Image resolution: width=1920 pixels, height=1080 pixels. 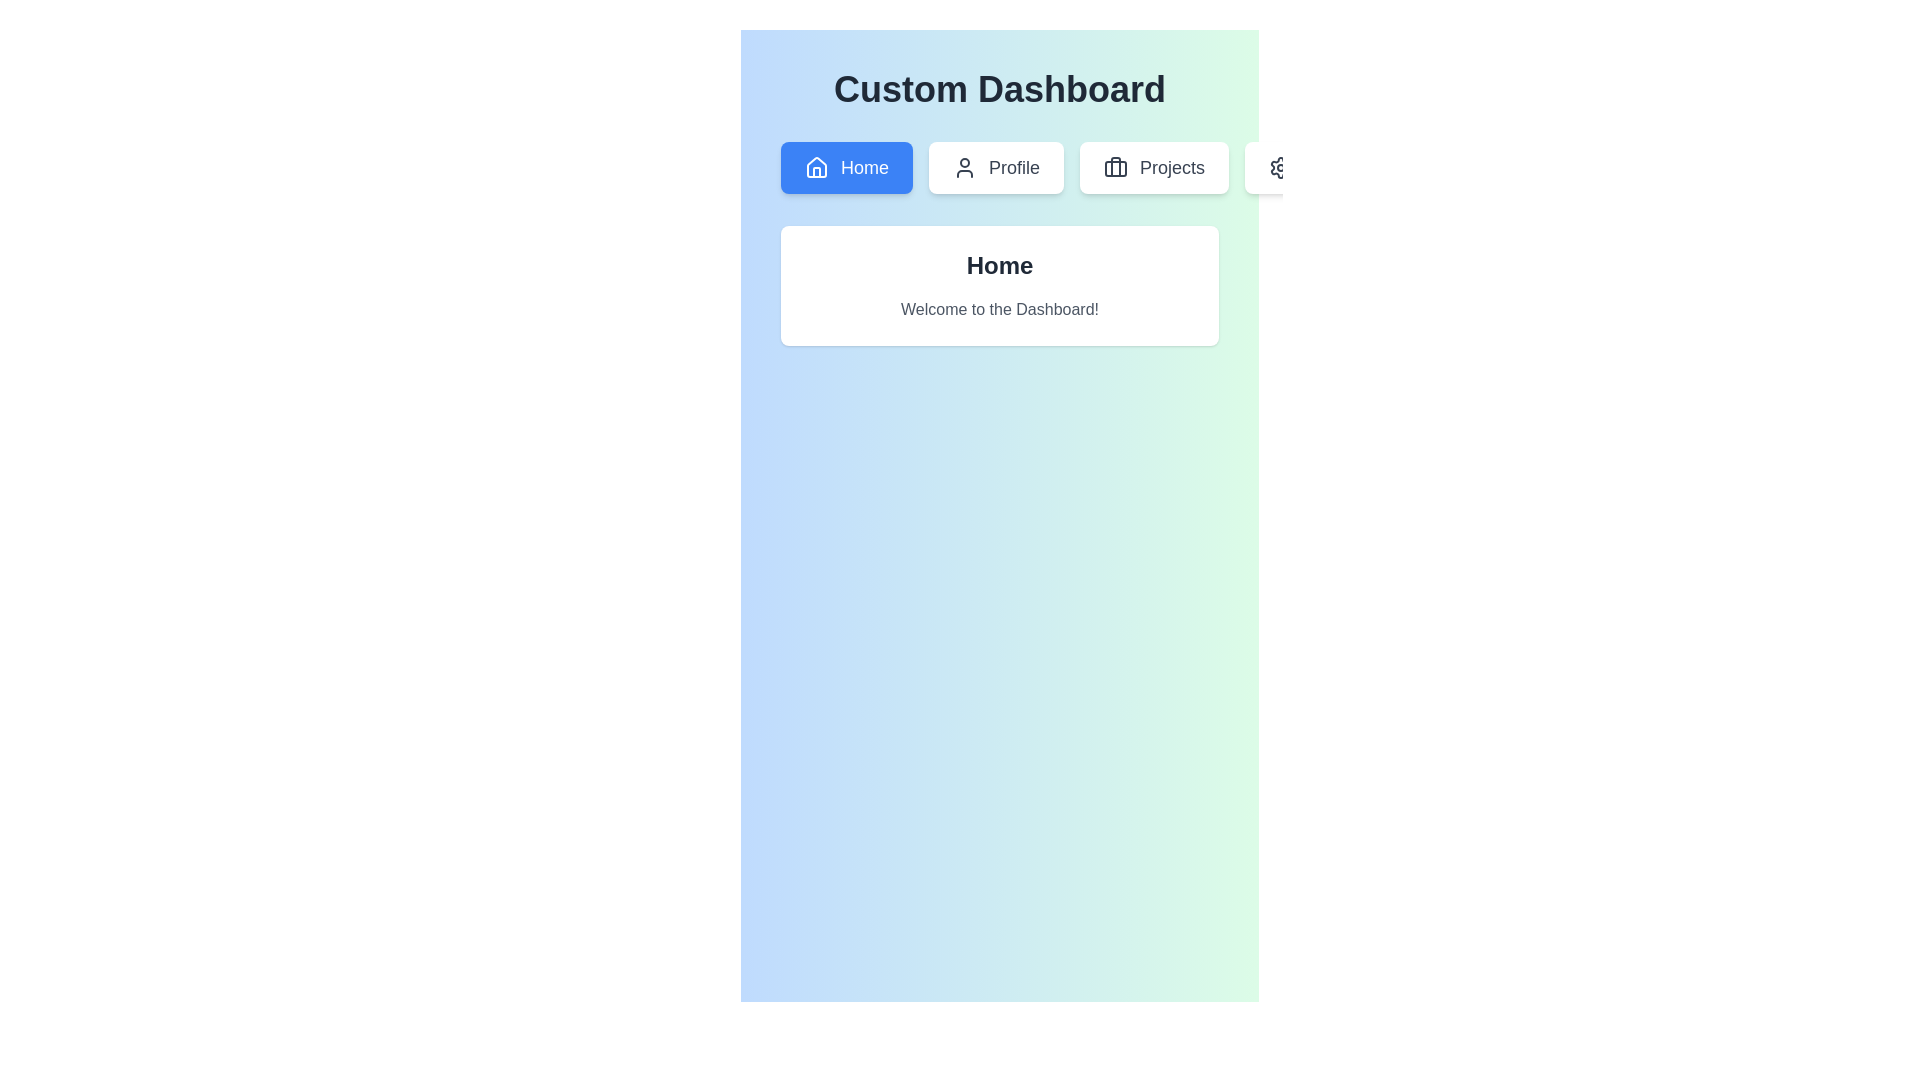 I want to click on the 'Projects' button, which has a white background, rounded corners, gray text, and a briefcase icon, so click(x=1154, y=167).